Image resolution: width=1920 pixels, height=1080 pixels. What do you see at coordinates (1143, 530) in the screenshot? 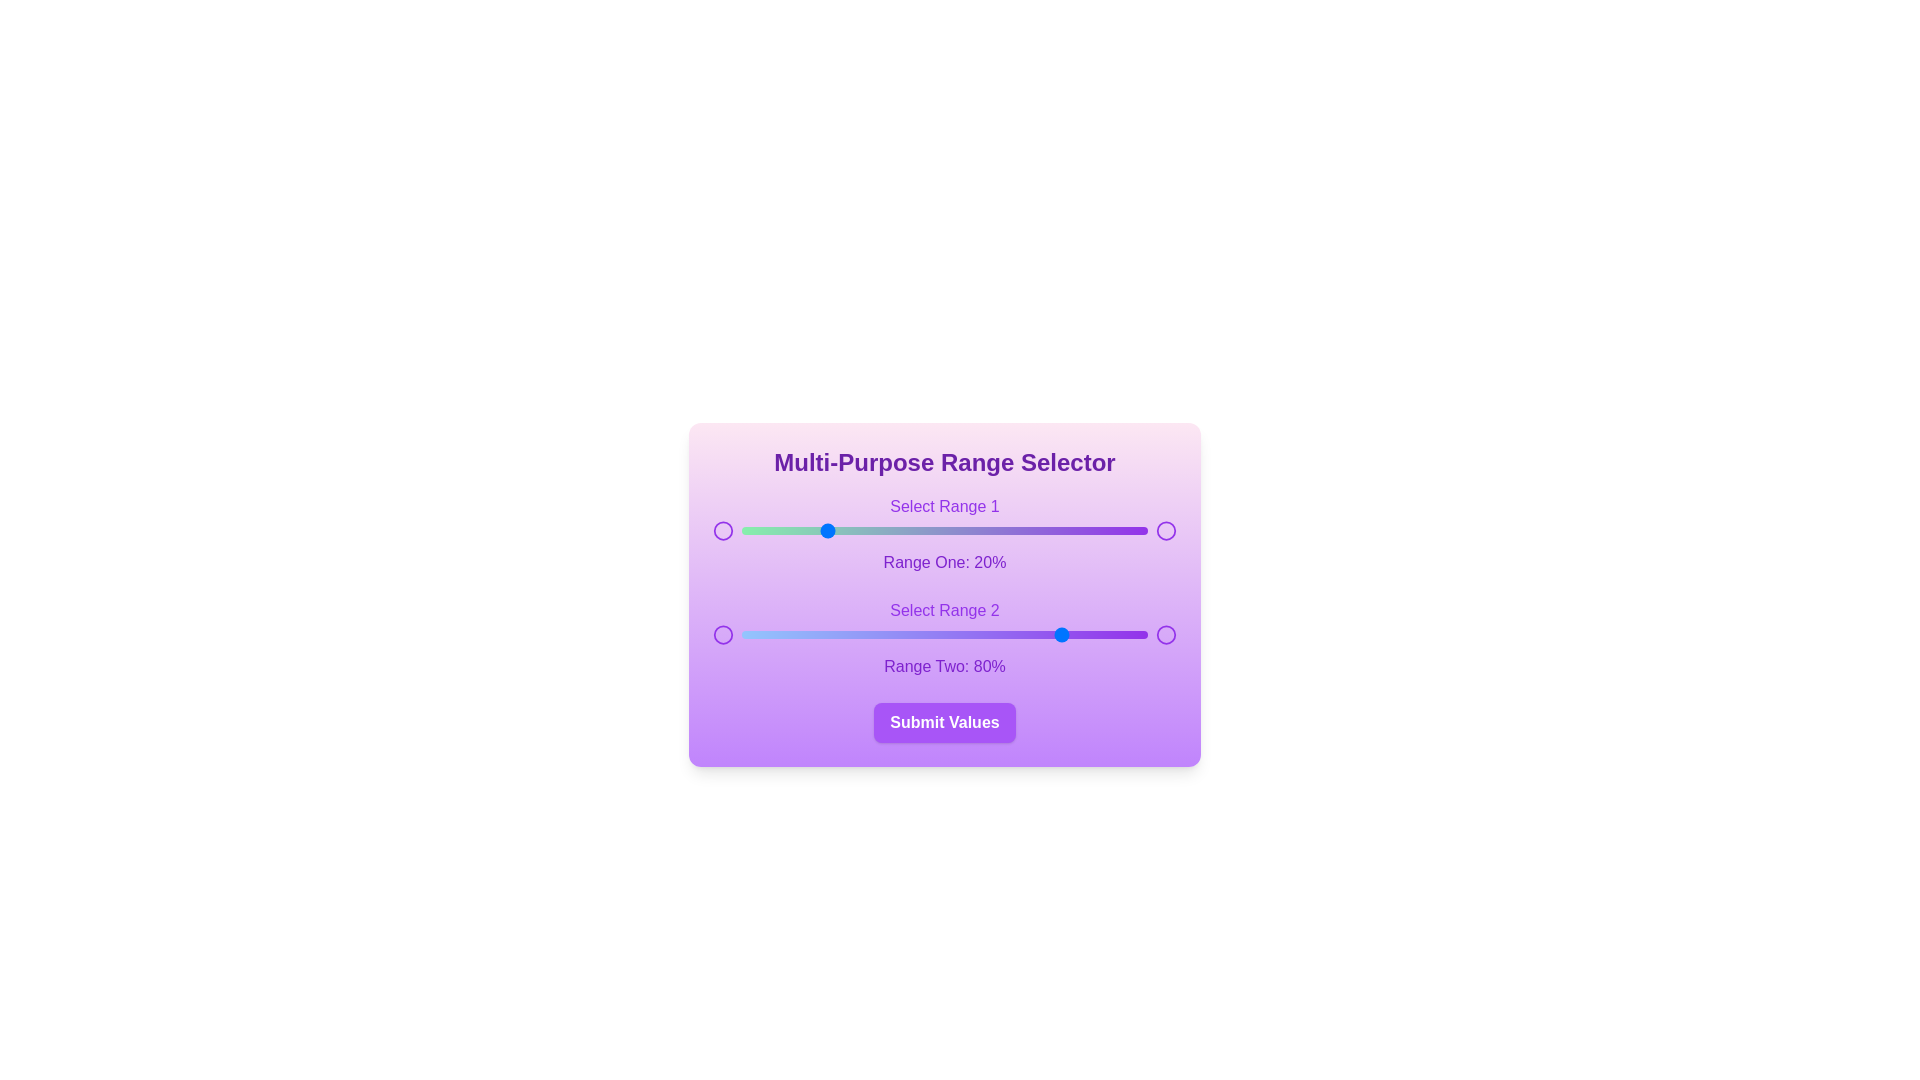
I see `the slider handle to set the value to 99% for the selected range` at bounding box center [1143, 530].